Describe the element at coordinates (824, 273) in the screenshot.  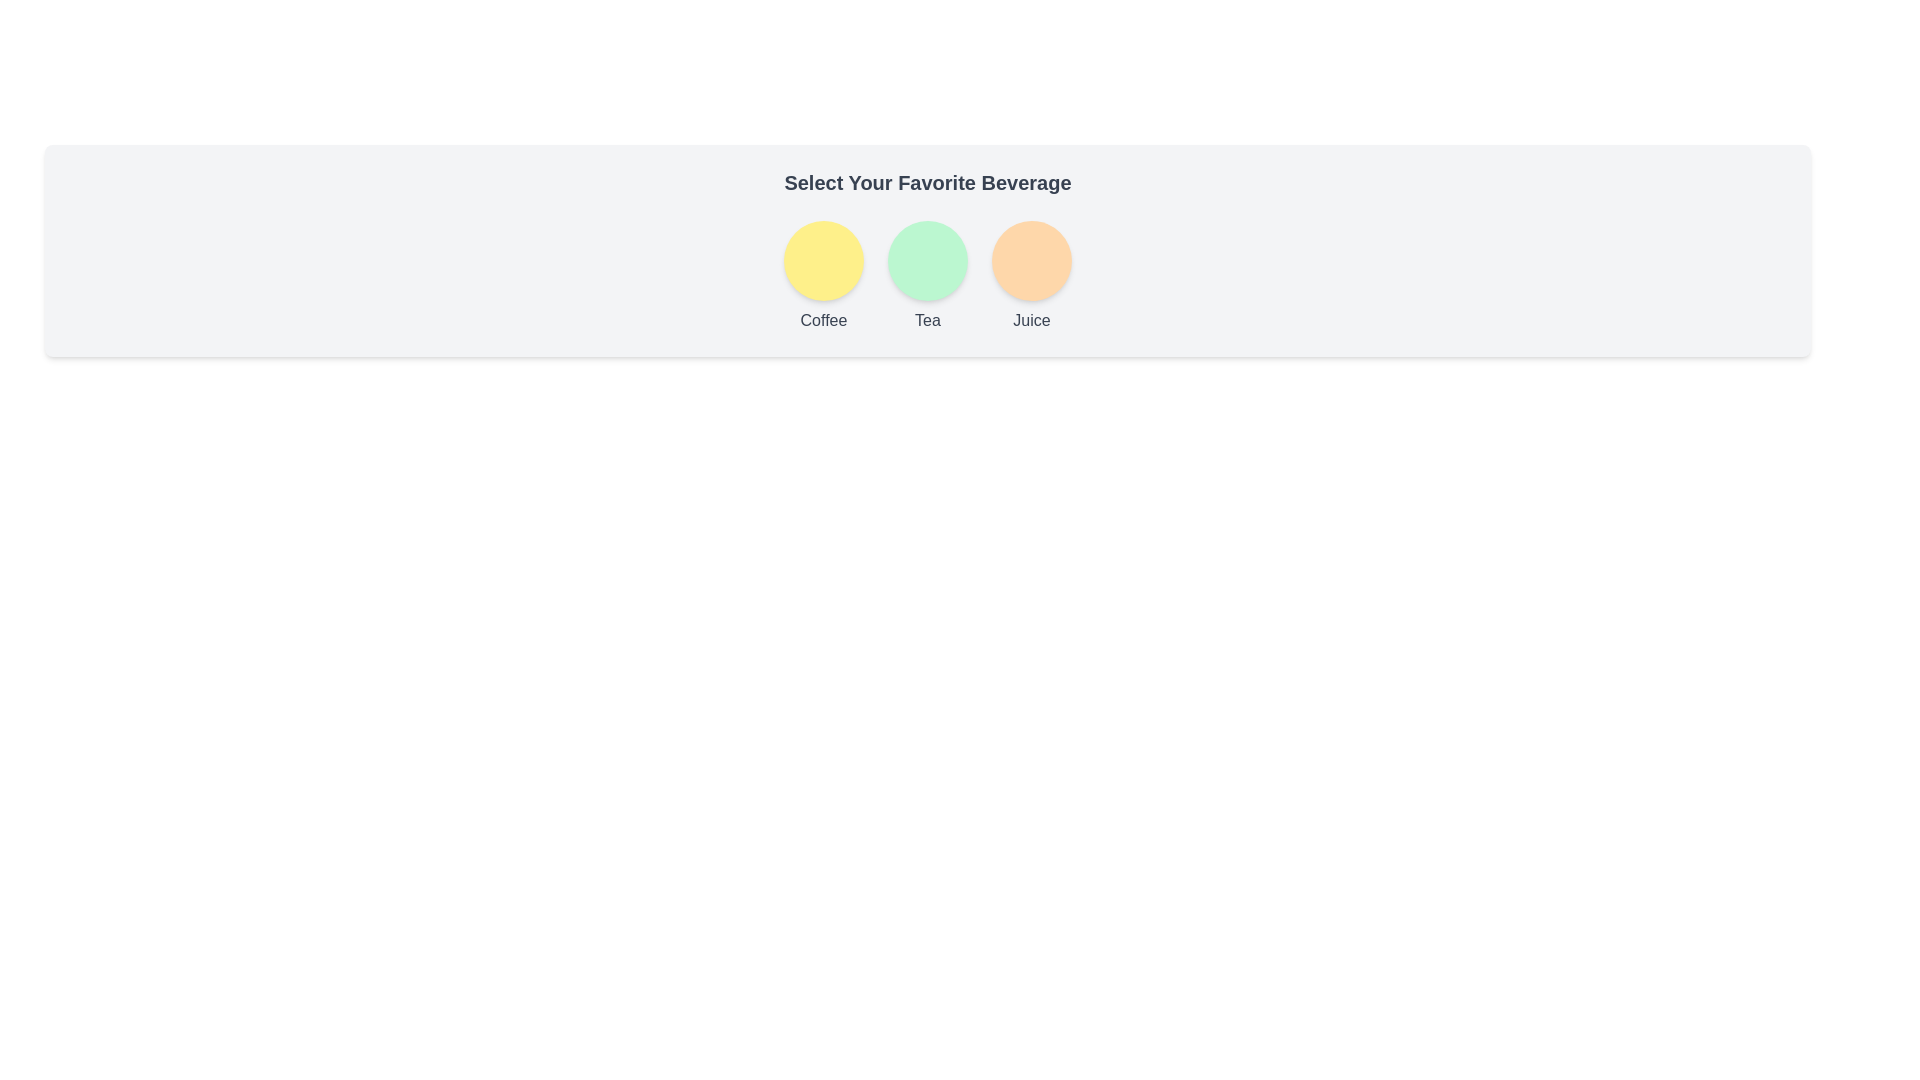
I see `the selectable button labeled 'Coffee', which is the first in a set of three options for beverage preference` at that location.